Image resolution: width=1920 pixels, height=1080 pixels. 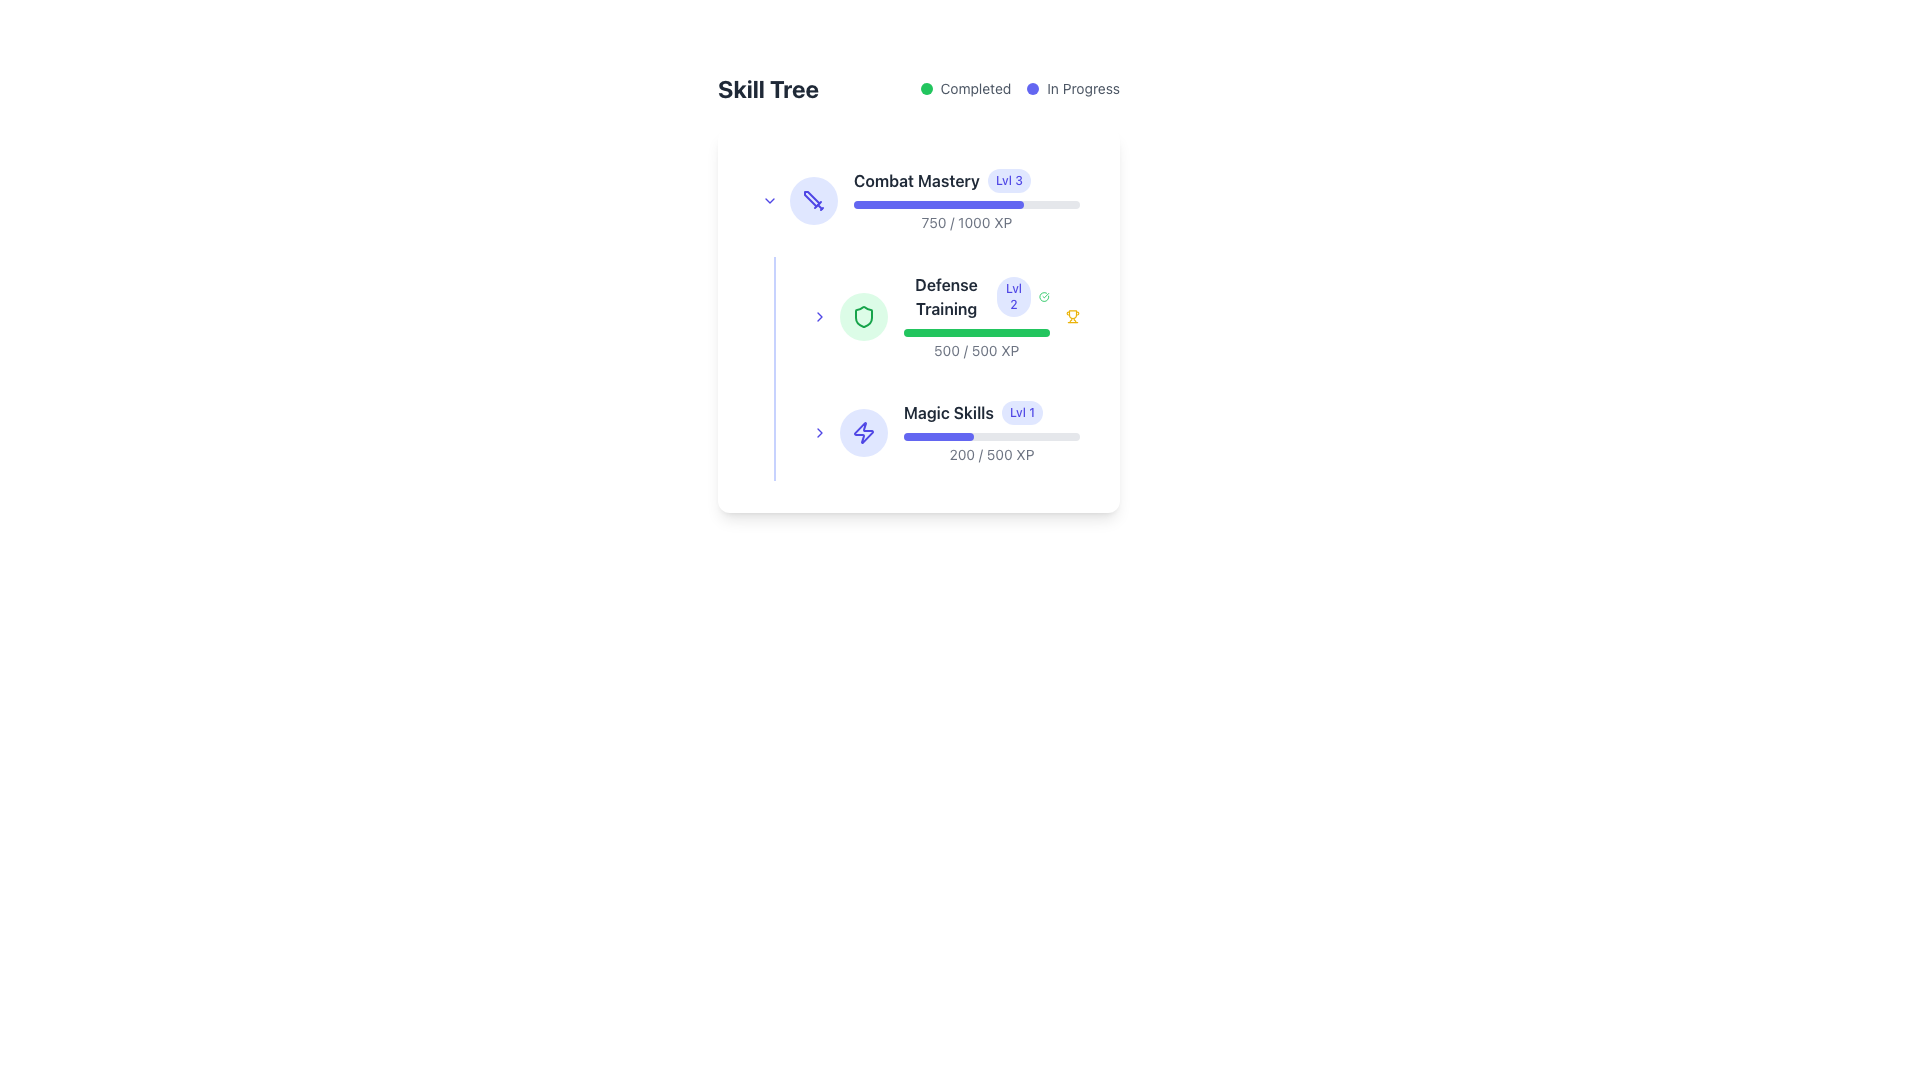 I want to click on the text display element that shows the numerical XP progress for 'Magic Skills', located at the bottom of the 'Magic Skills' entry in the skill tree interface, so click(x=992, y=455).